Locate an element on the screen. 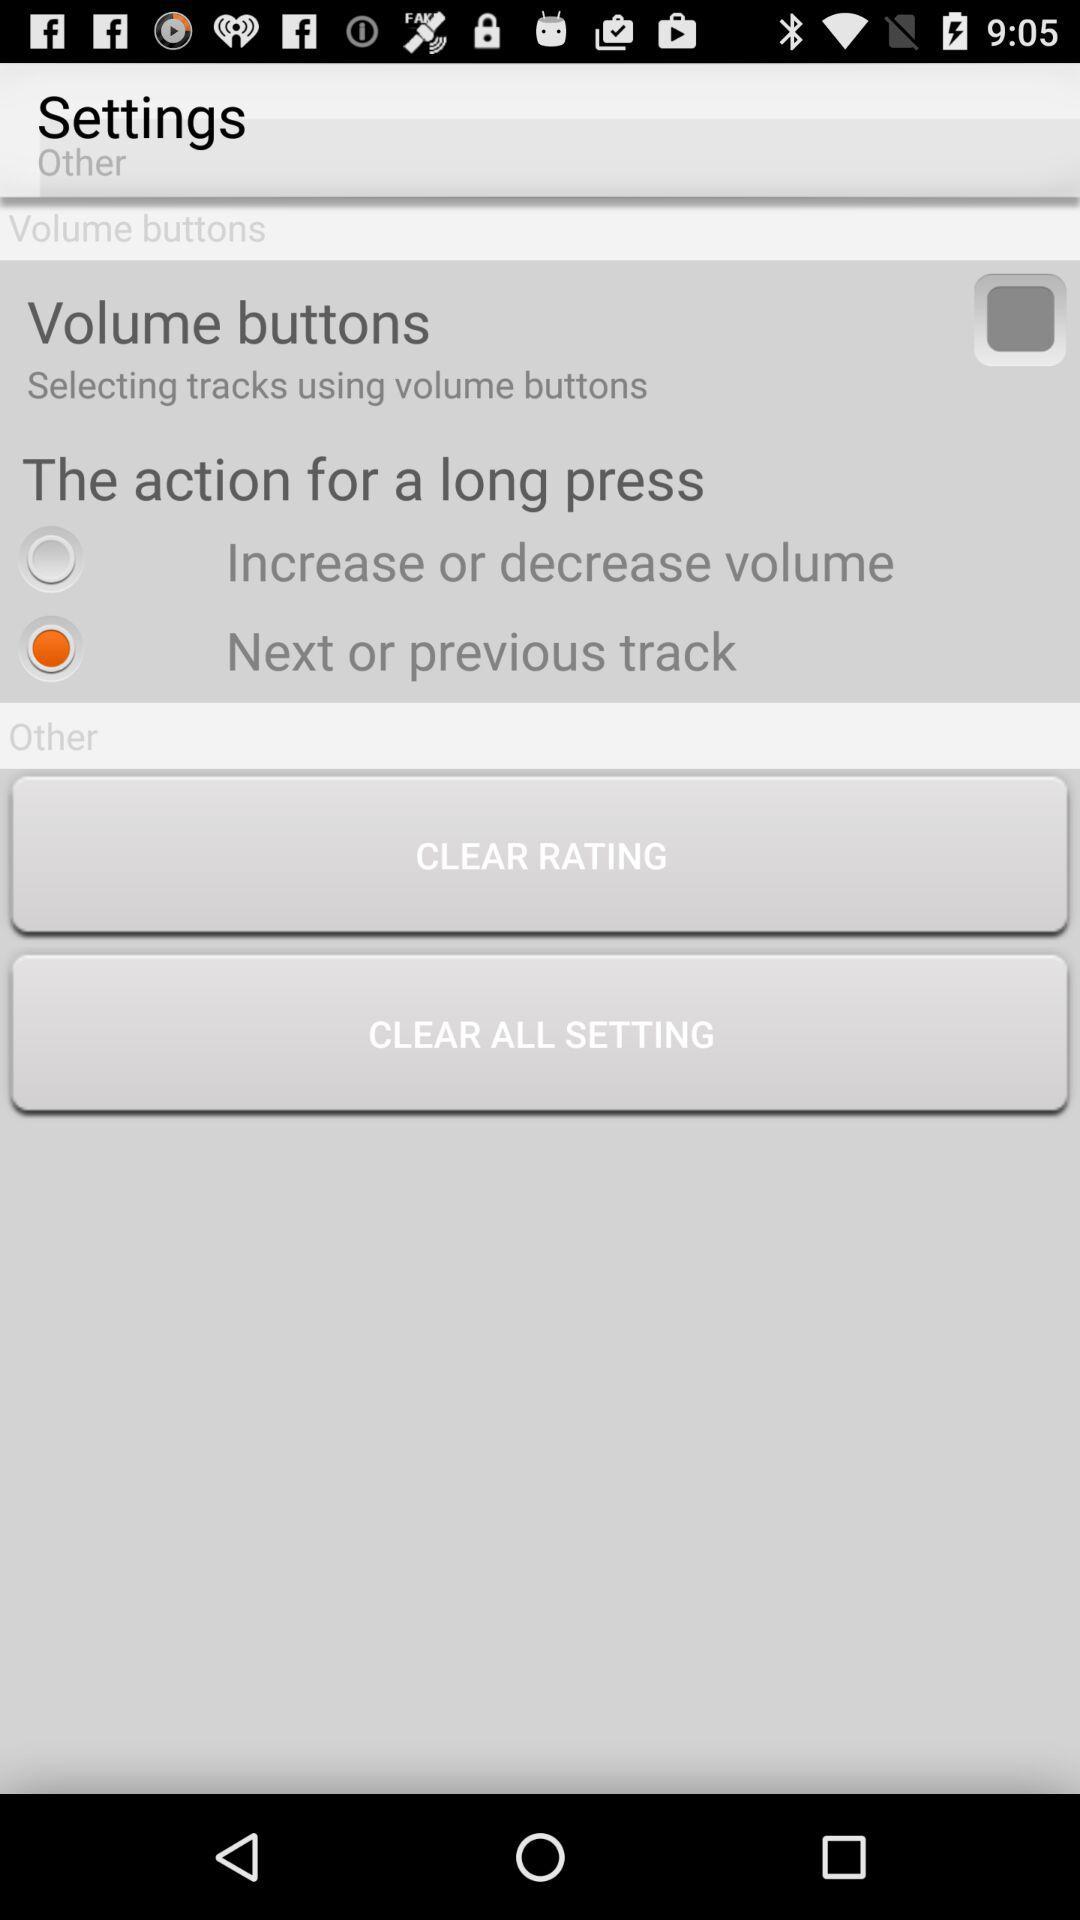 This screenshot has height=1920, width=1080. to select tracks using volume buttons is located at coordinates (1020, 318).